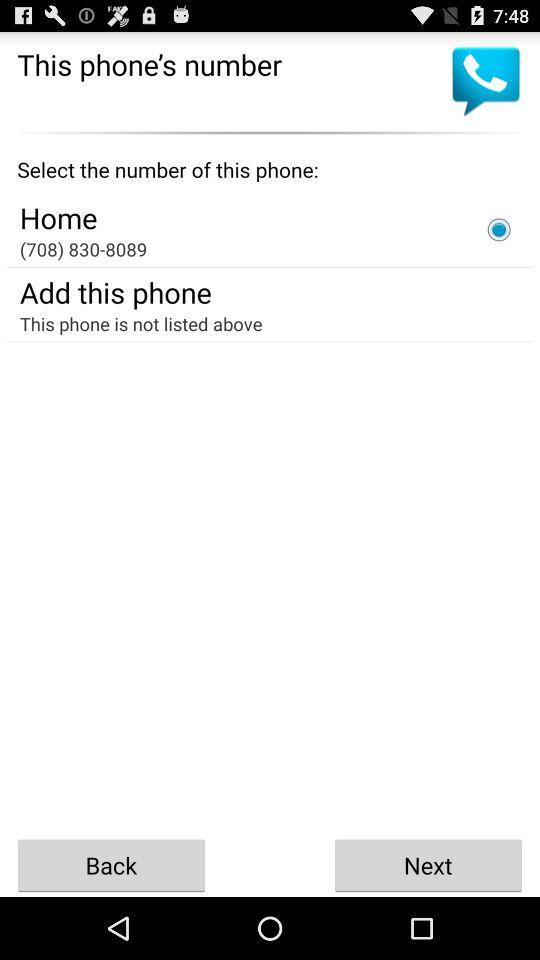 This screenshot has height=960, width=540. I want to click on phone number selection, so click(498, 229).